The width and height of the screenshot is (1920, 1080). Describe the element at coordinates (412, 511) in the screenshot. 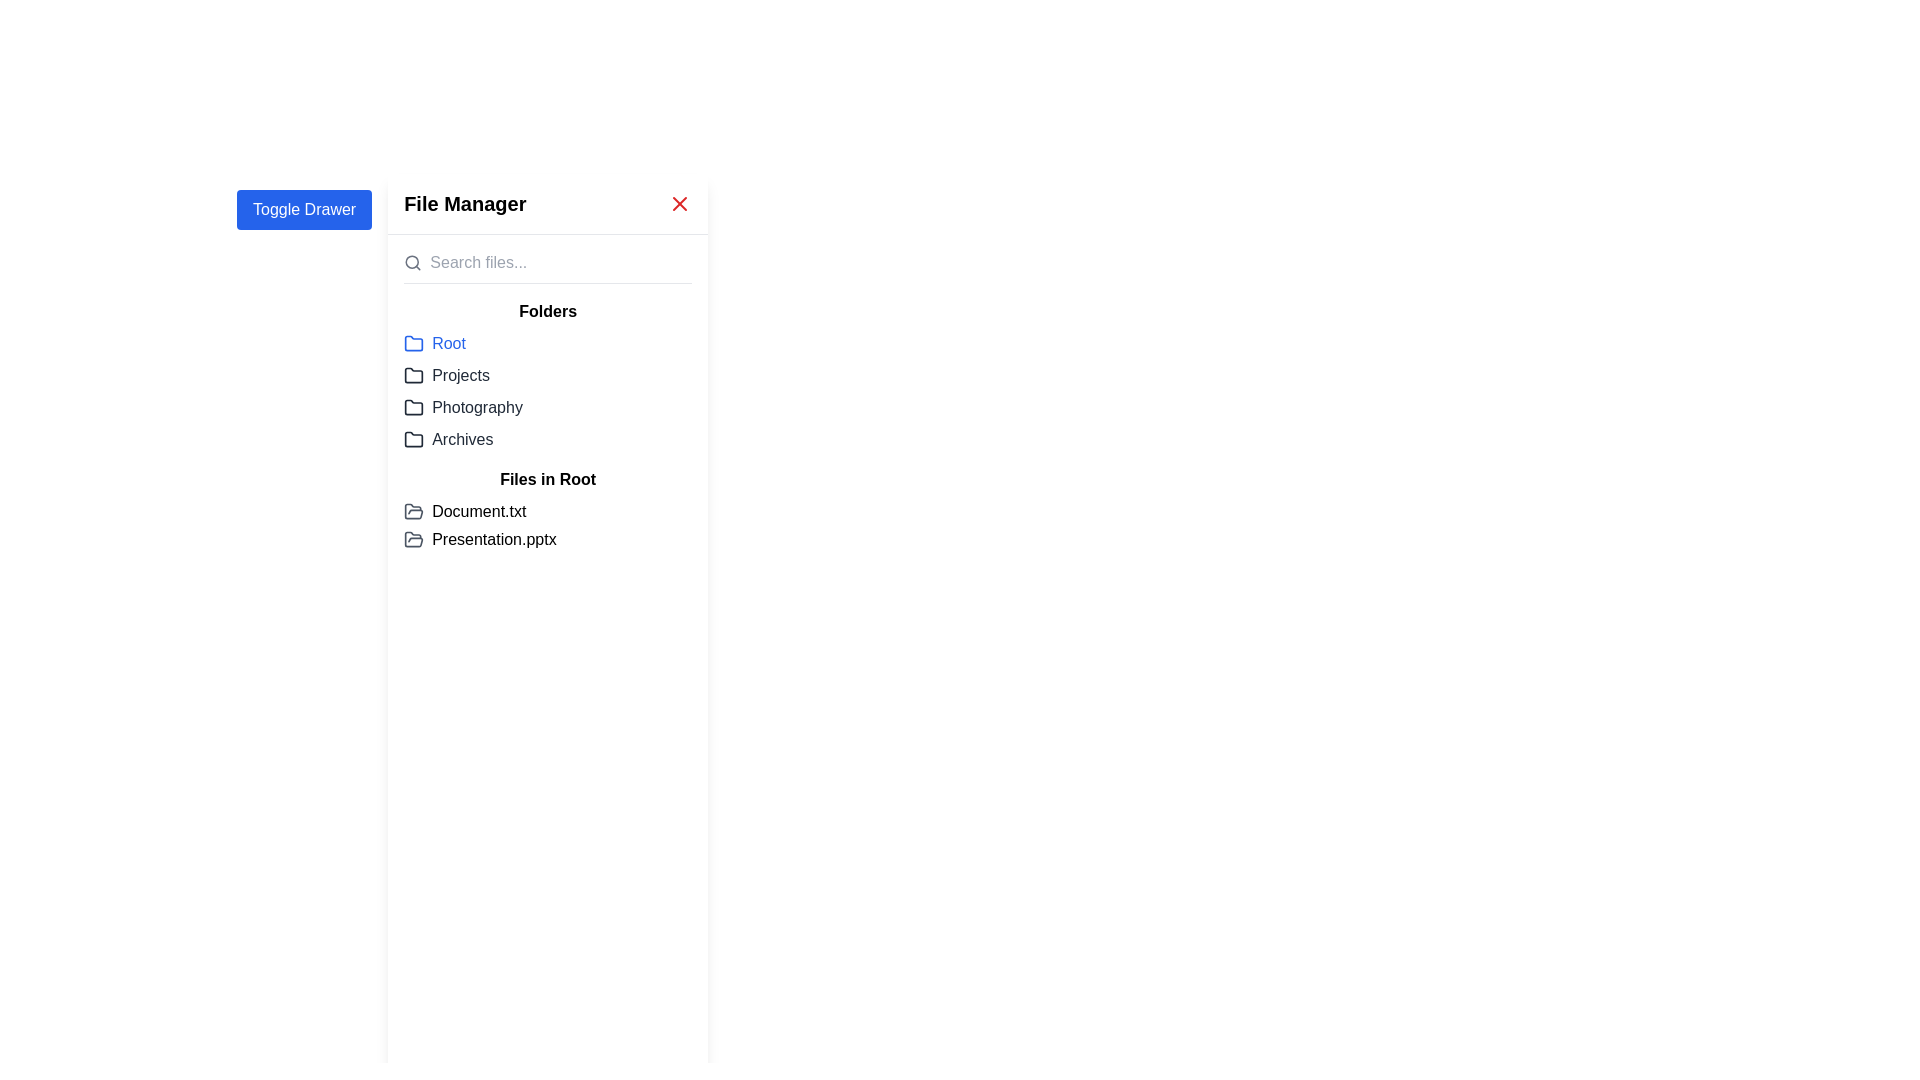

I see `the open folder icon located to the left of 'Document.txt' under the 'Files in Root' section` at that location.